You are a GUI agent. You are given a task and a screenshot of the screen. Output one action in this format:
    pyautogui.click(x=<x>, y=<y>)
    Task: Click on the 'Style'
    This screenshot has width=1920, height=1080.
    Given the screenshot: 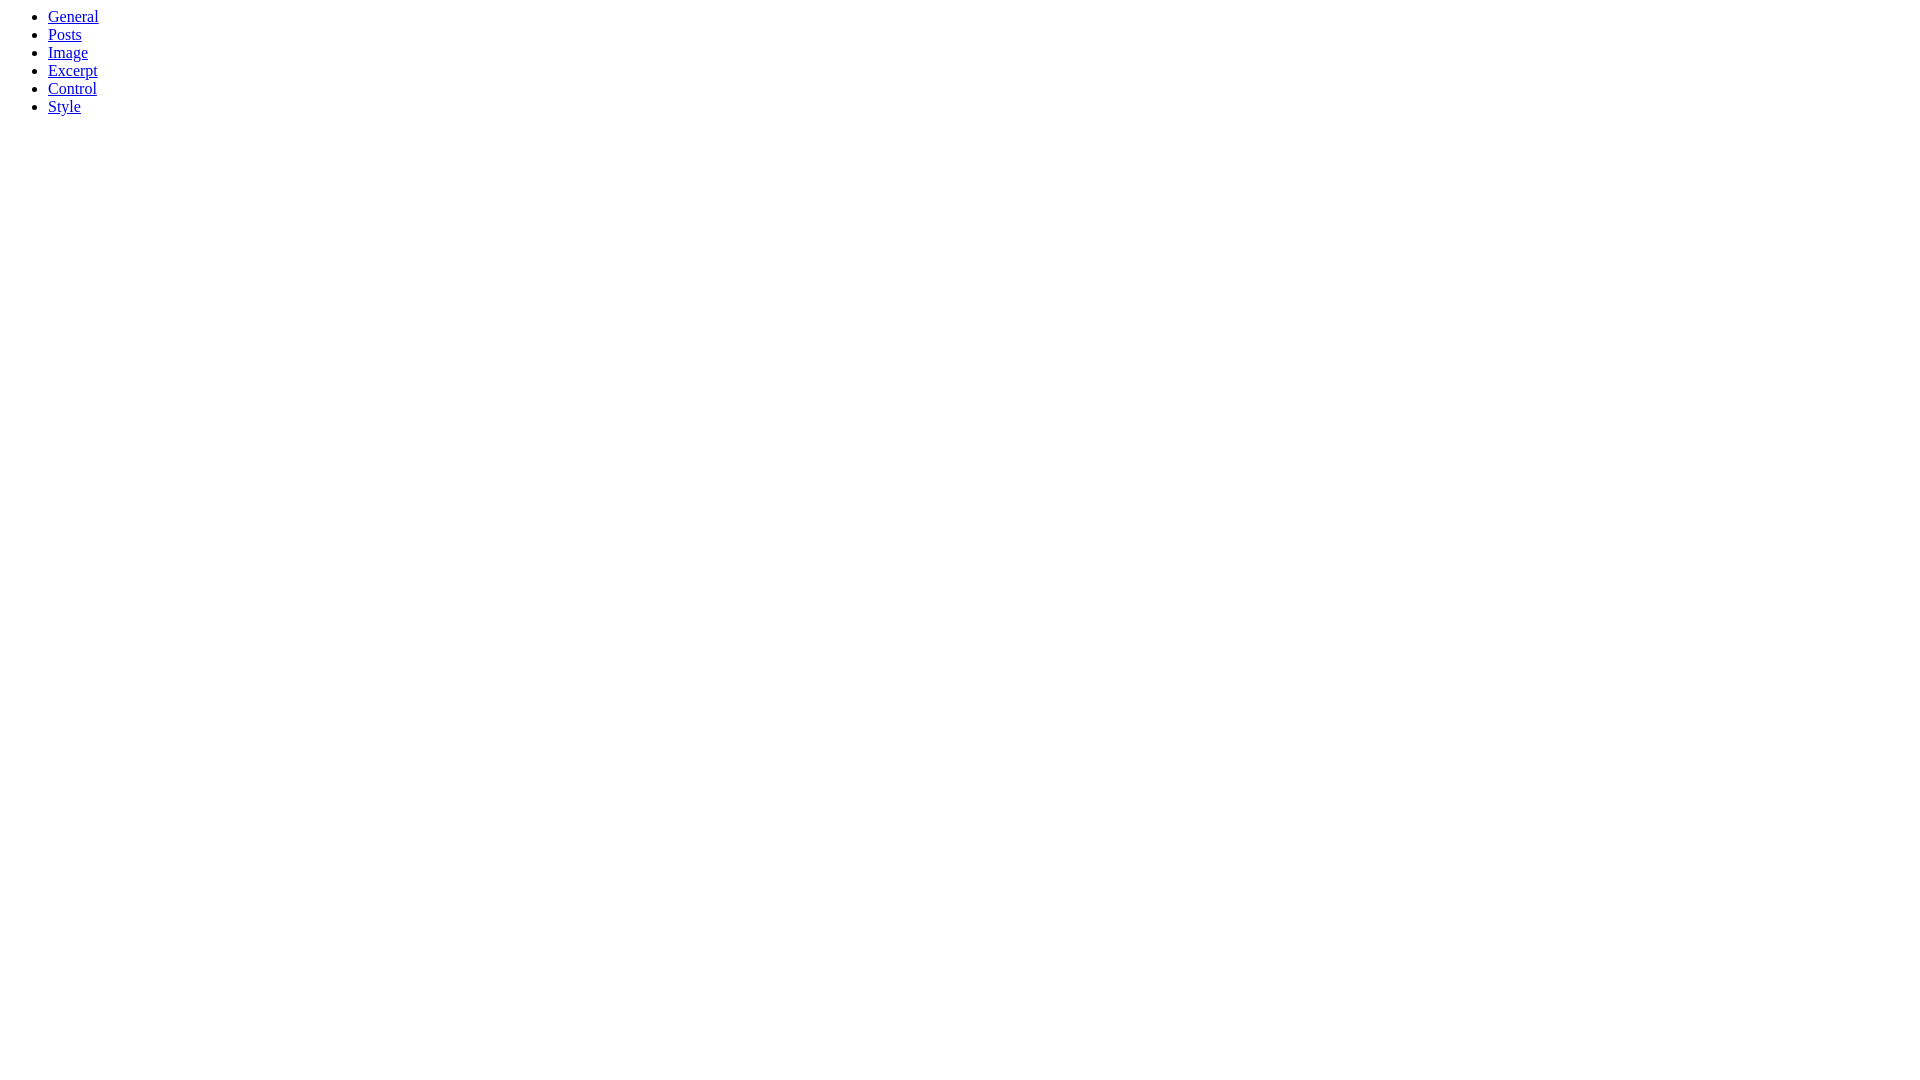 What is the action you would take?
    pyautogui.click(x=64, y=106)
    